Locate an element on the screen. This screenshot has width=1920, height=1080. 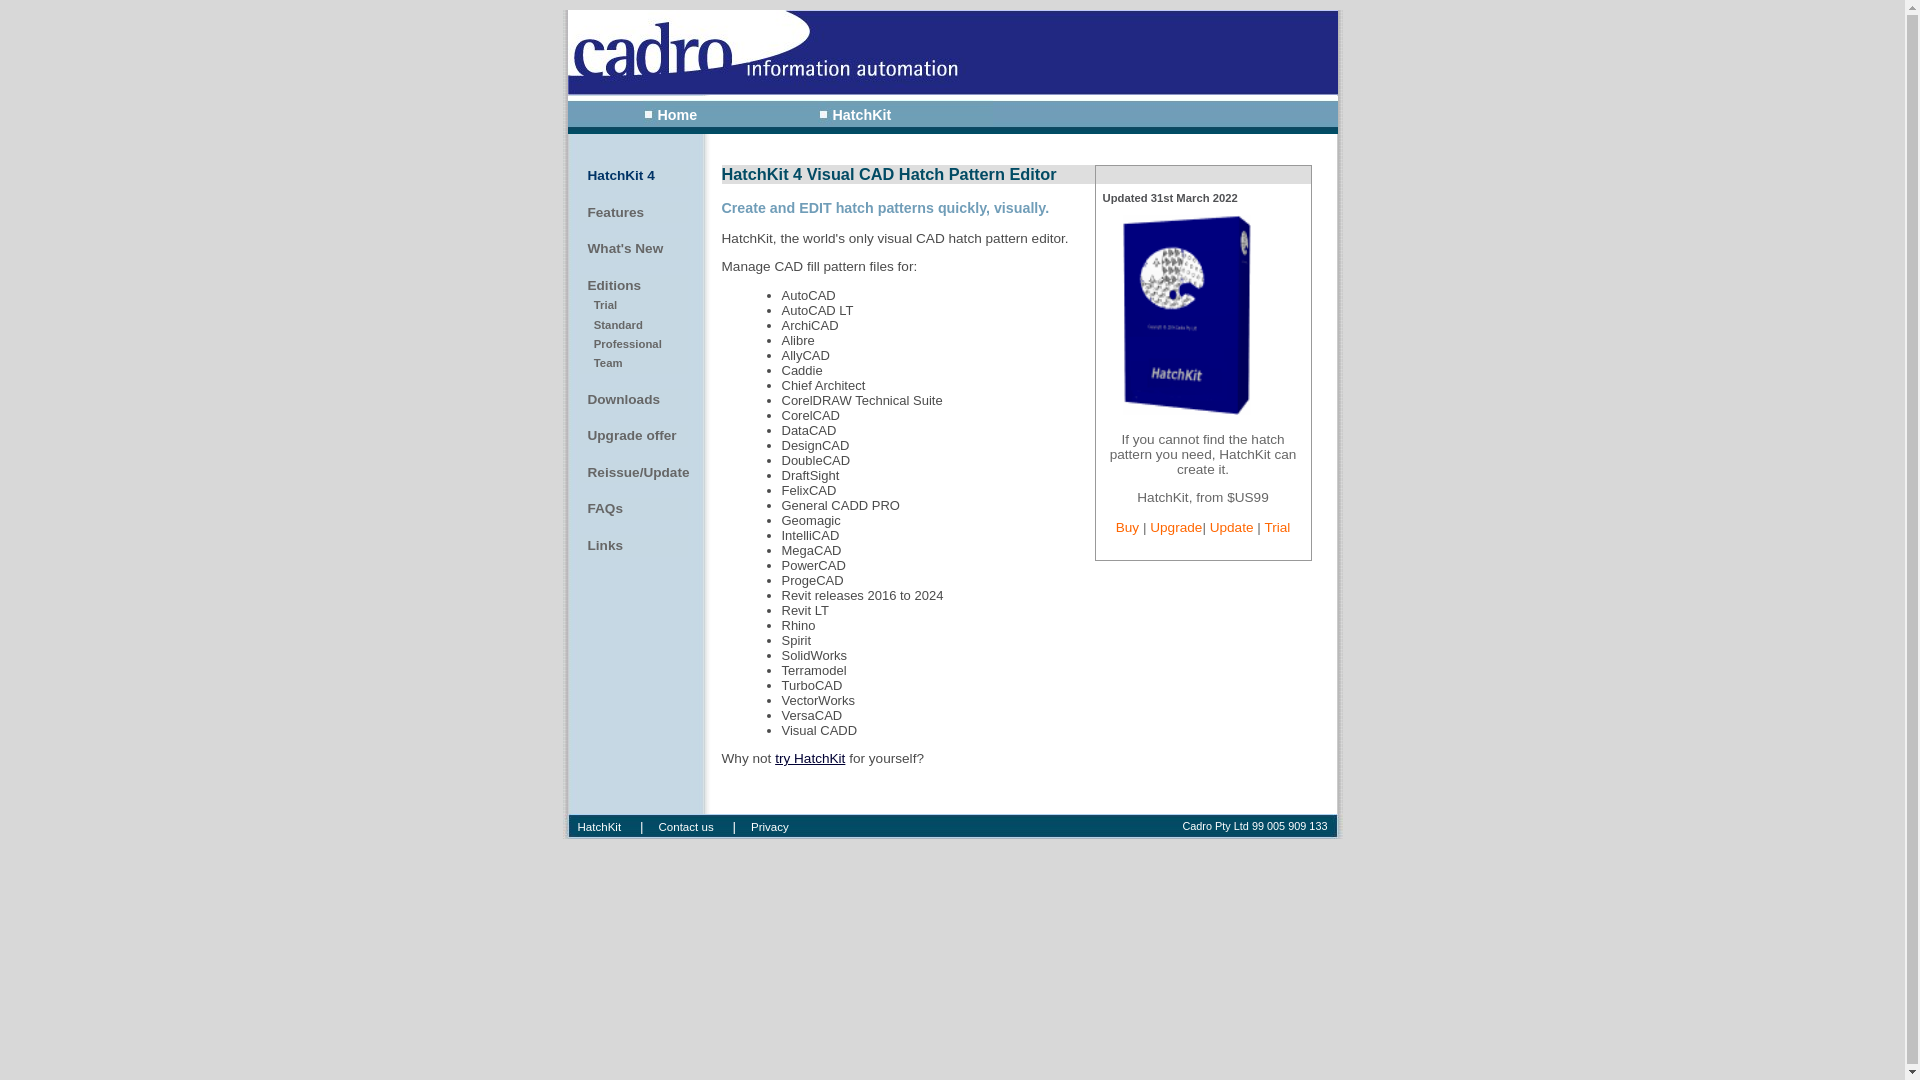
'Contact us' is located at coordinates (685, 826).